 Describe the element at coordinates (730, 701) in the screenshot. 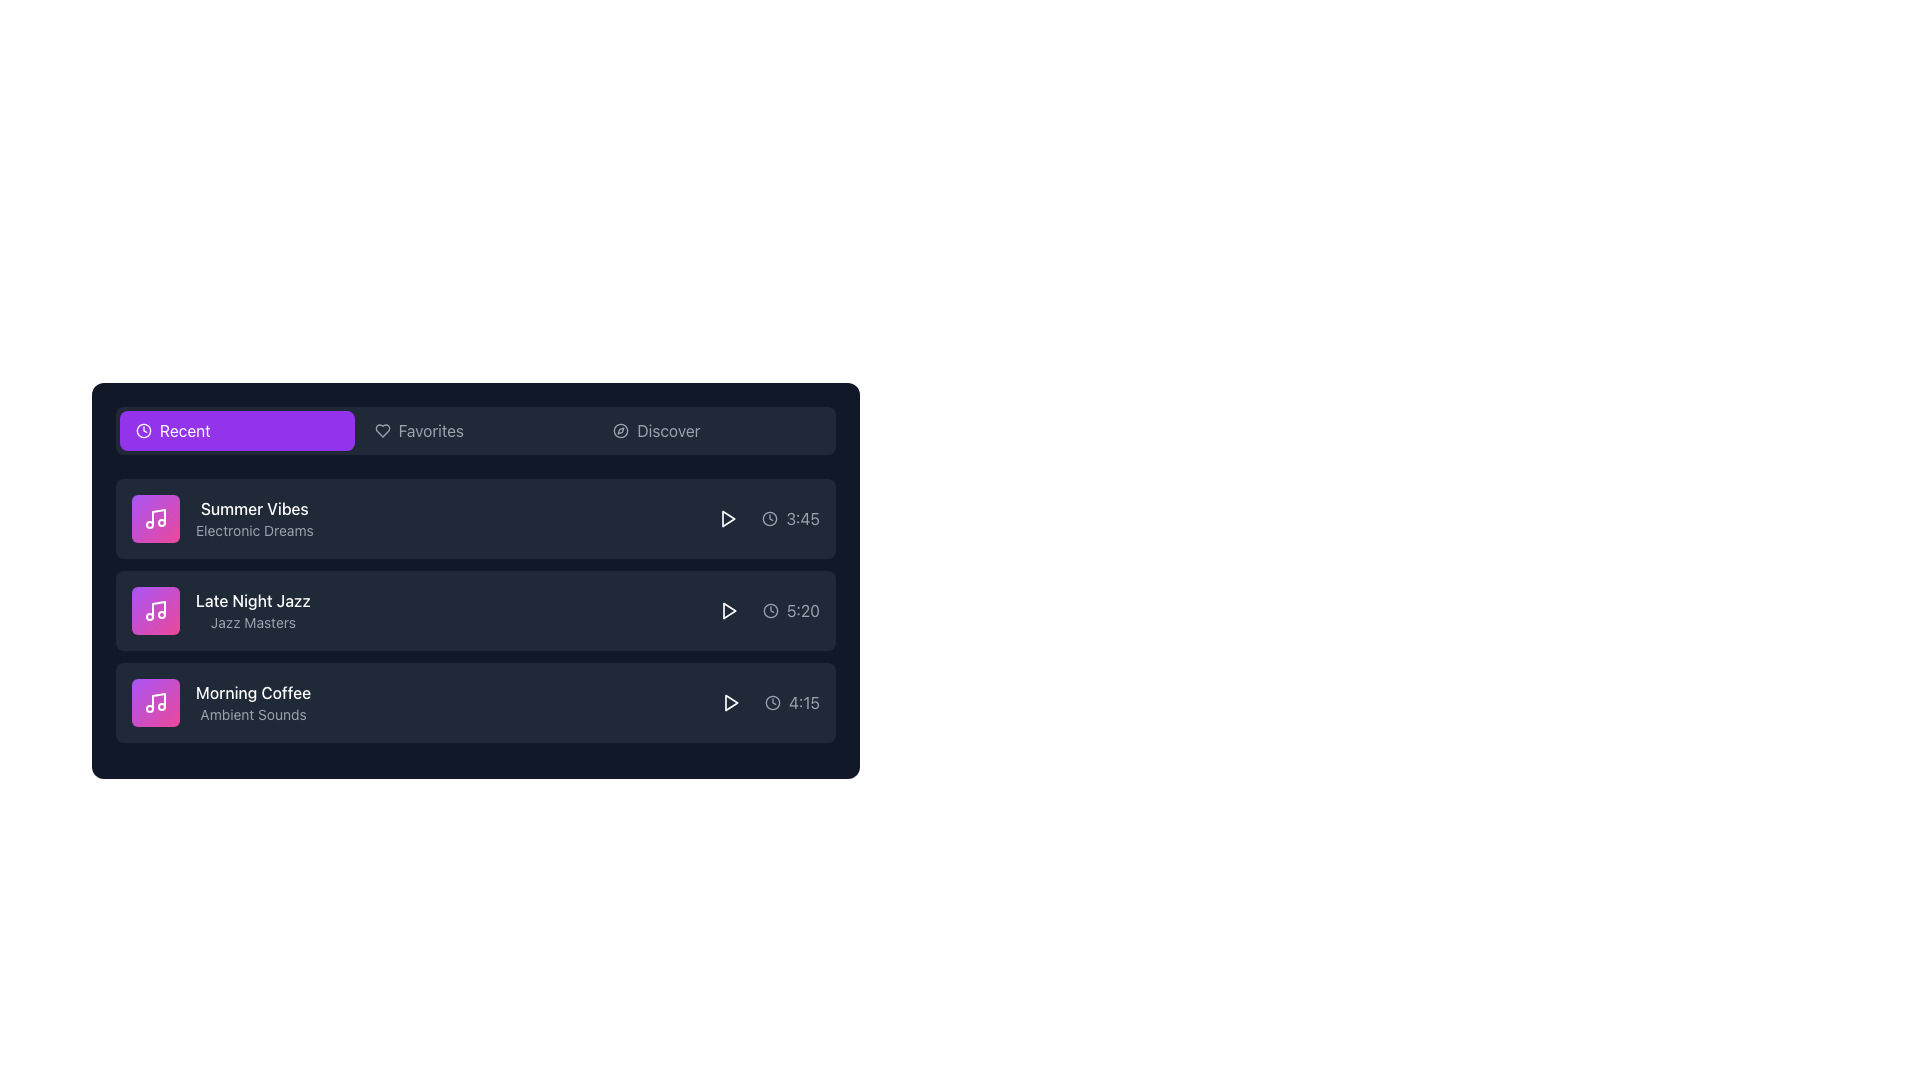

I see `the Play button icon for the 'Morning Coffee' track` at that location.